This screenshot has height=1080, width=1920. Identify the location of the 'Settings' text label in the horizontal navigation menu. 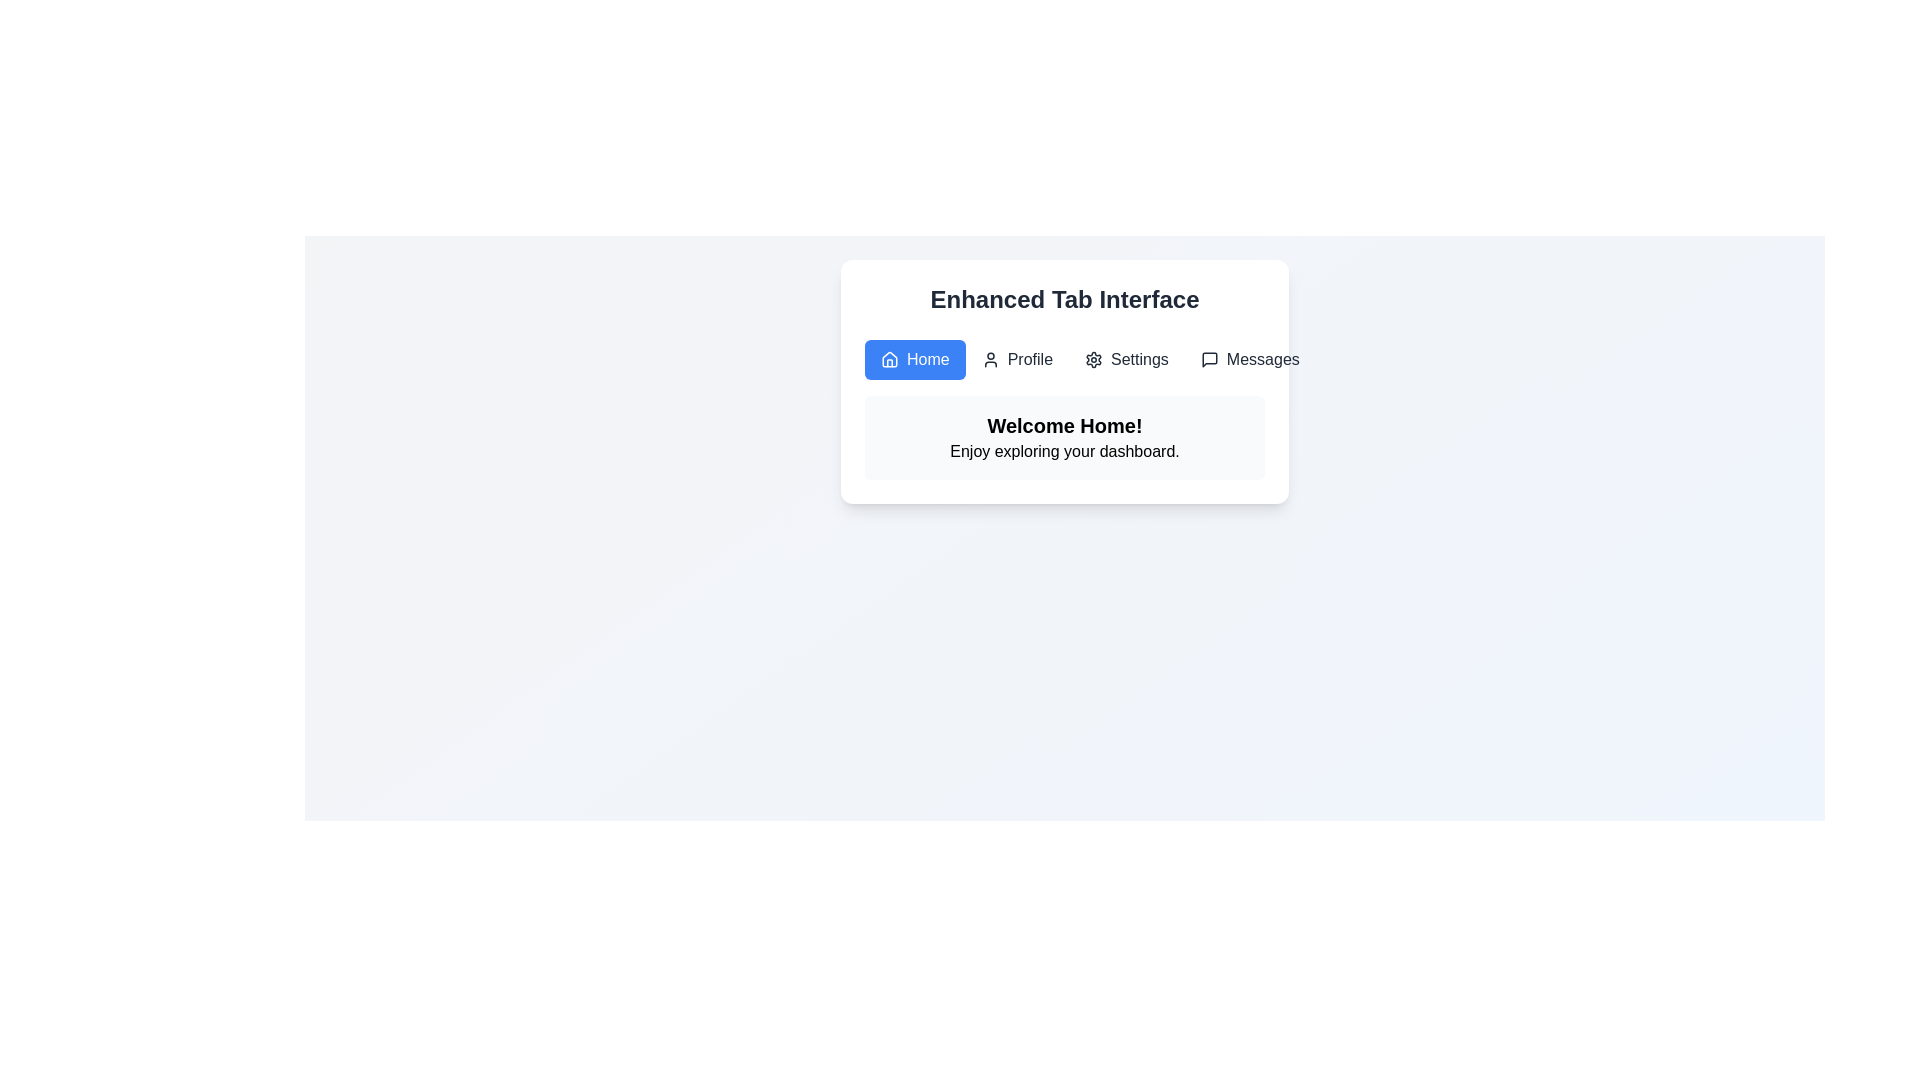
(1139, 358).